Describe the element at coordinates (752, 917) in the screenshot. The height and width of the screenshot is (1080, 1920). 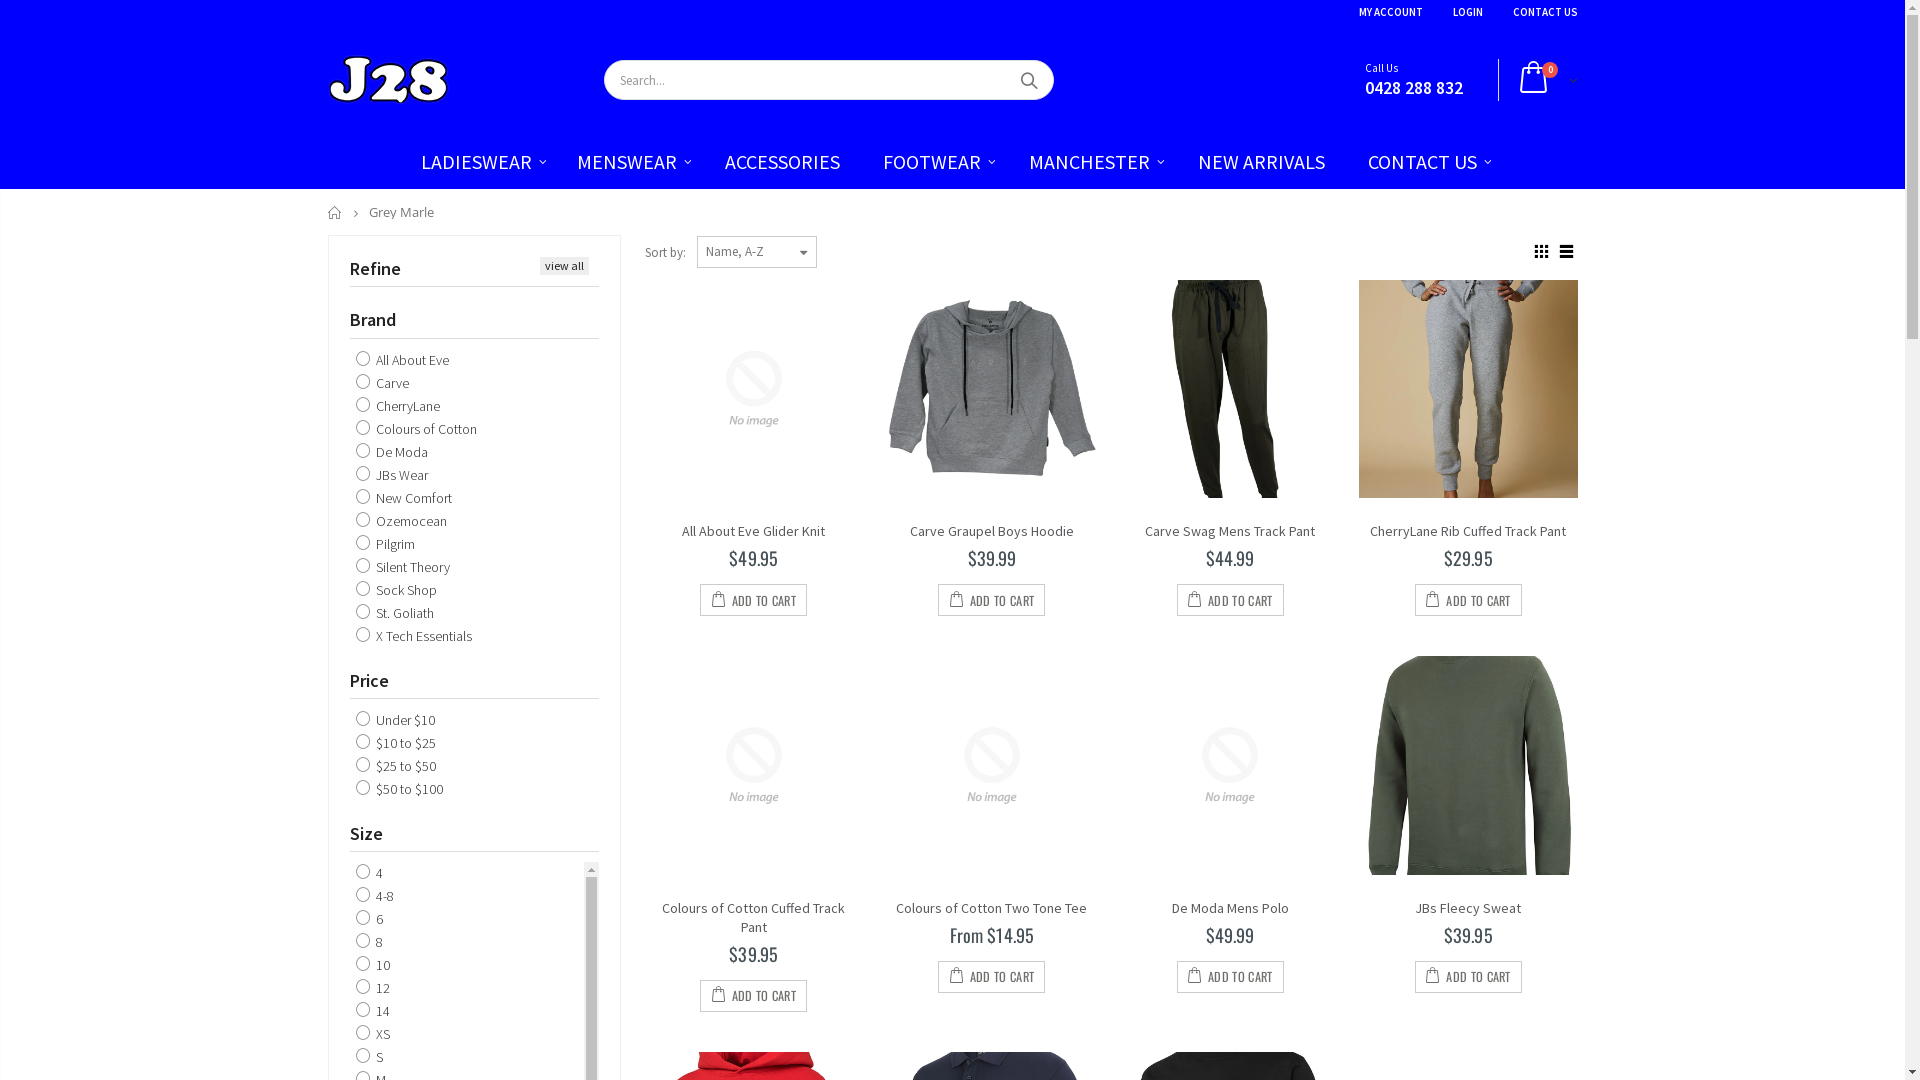
I see `'Colours of Cotton Cuffed Track Pant'` at that location.